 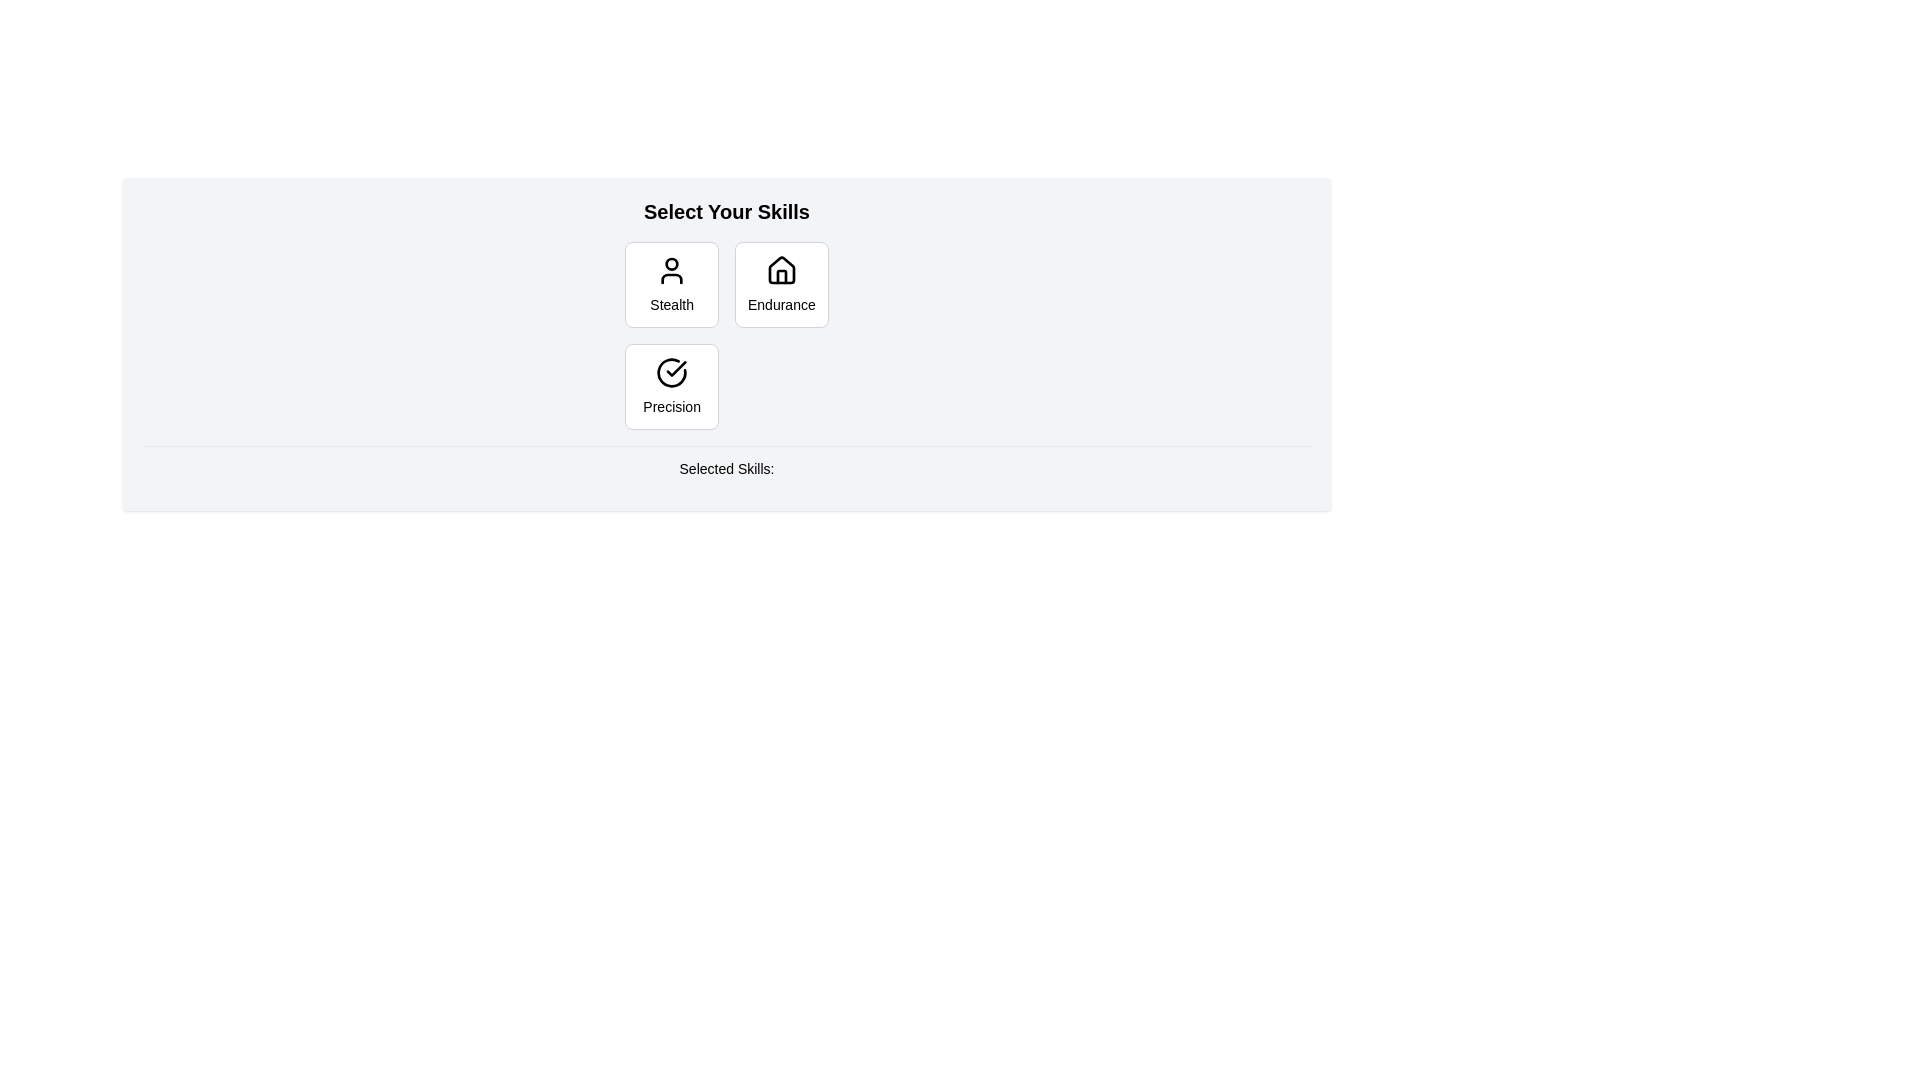 What do you see at coordinates (672, 386) in the screenshot?
I see `the button displaying a checkmark icon and labeled 'Precision'` at bounding box center [672, 386].